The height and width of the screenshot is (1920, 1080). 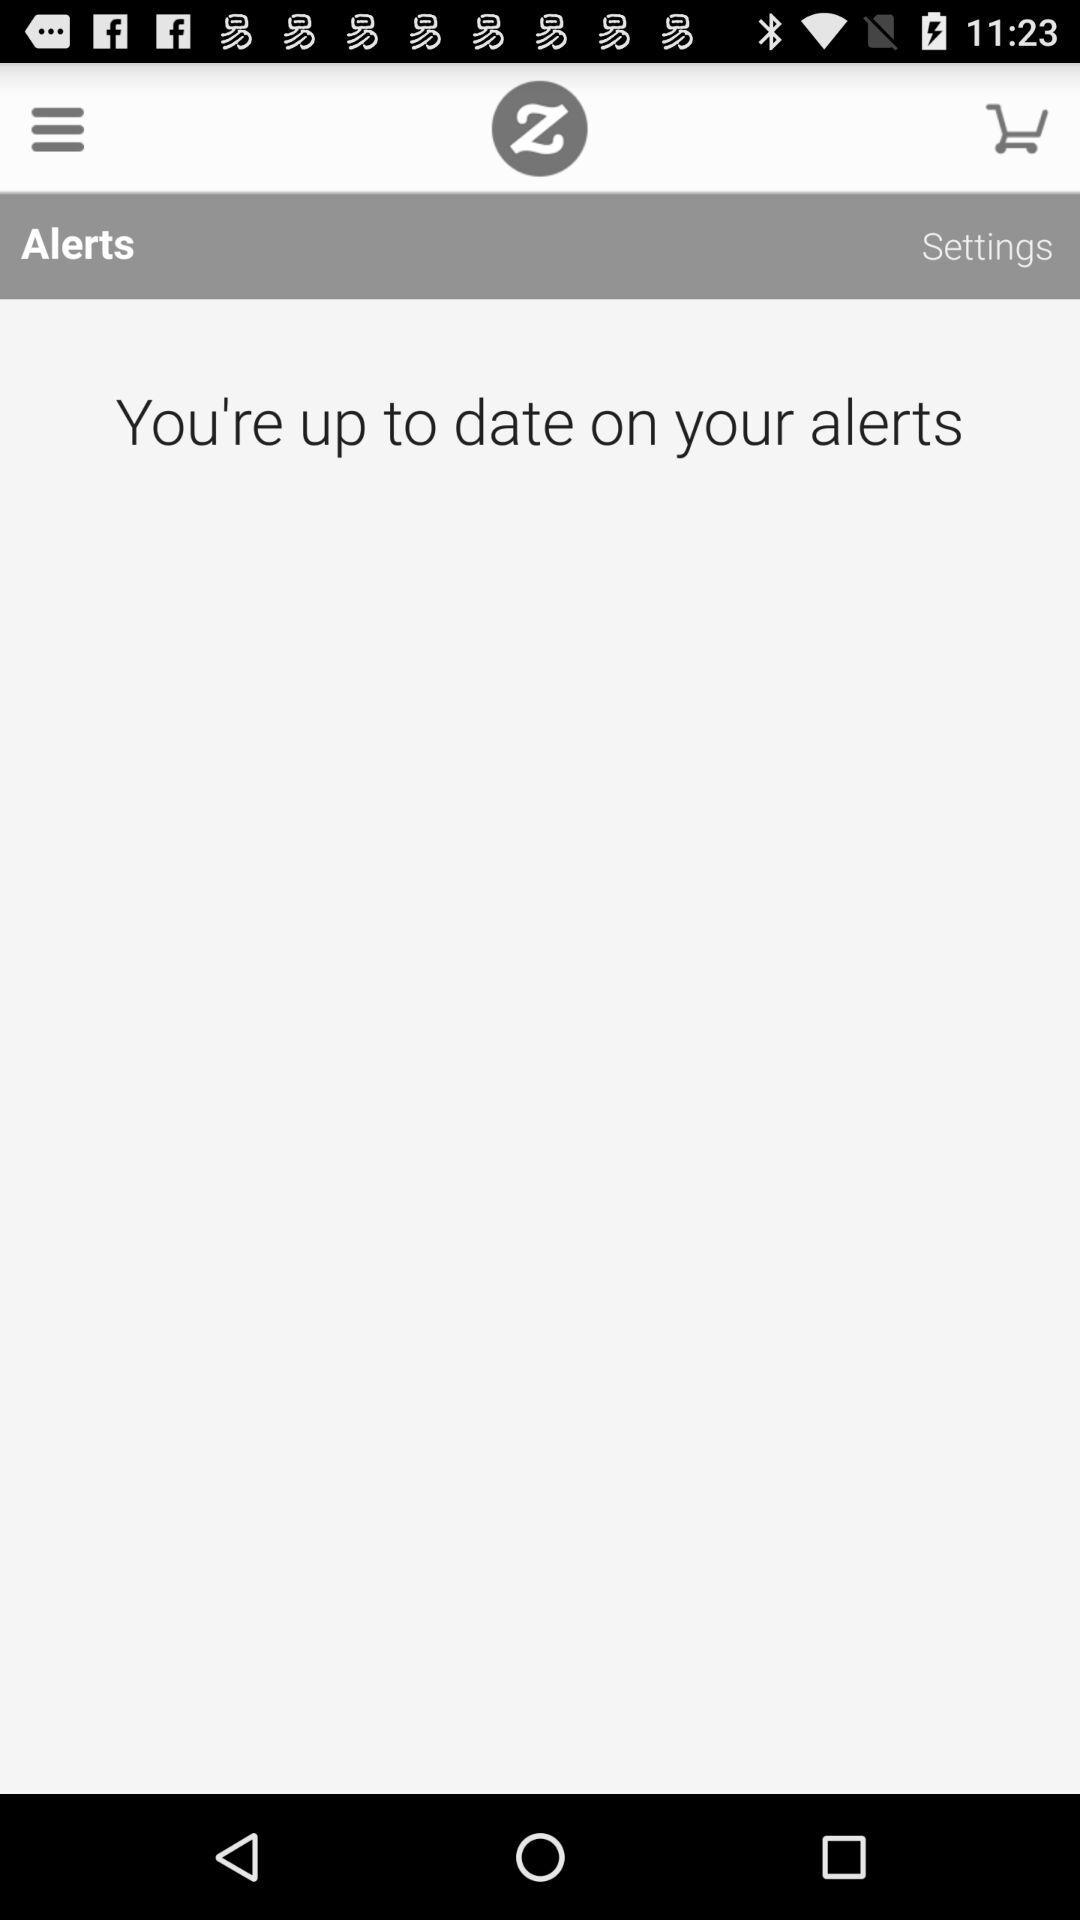 What do you see at coordinates (1017, 127) in the screenshot?
I see `click the blinking box if you want to add something to your shopping cart to buy` at bounding box center [1017, 127].